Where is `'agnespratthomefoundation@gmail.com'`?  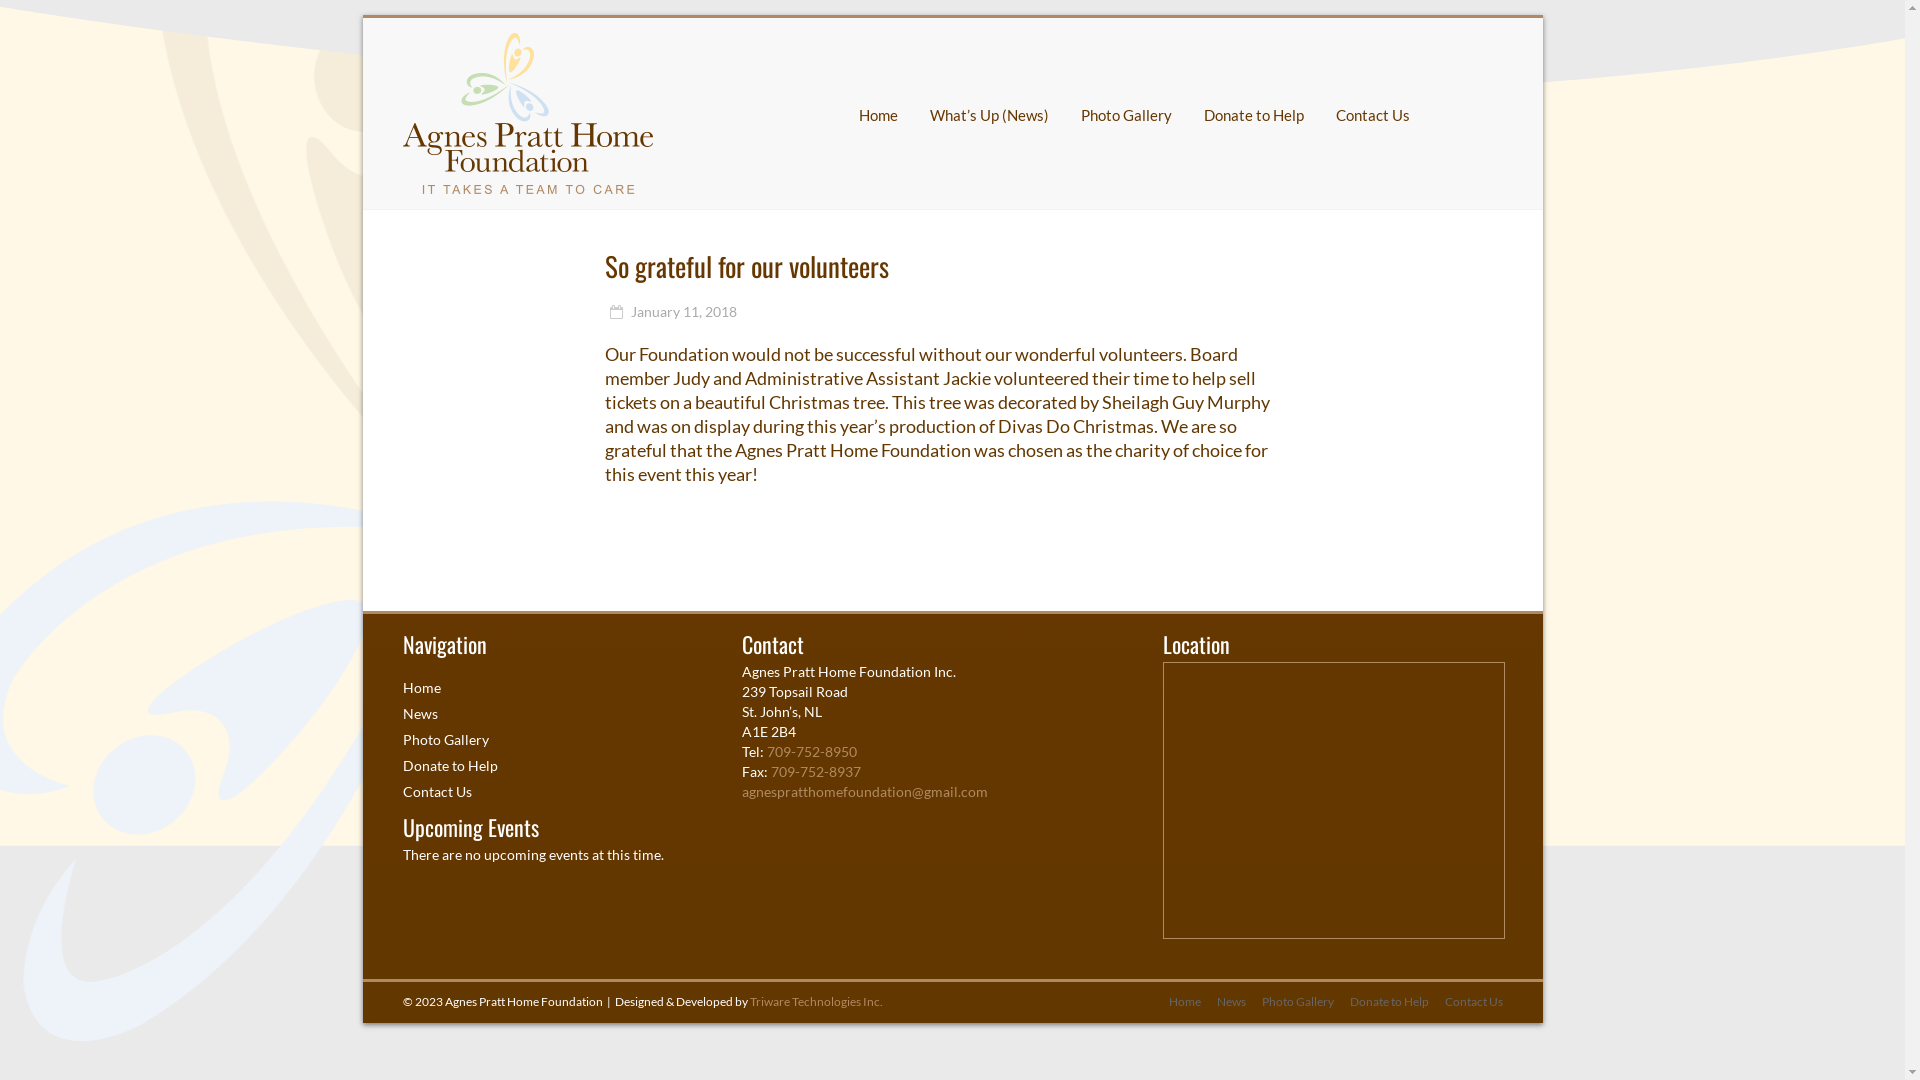 'agnespratthomefoundation@gmail.com' is located at coordinates (741, 790).